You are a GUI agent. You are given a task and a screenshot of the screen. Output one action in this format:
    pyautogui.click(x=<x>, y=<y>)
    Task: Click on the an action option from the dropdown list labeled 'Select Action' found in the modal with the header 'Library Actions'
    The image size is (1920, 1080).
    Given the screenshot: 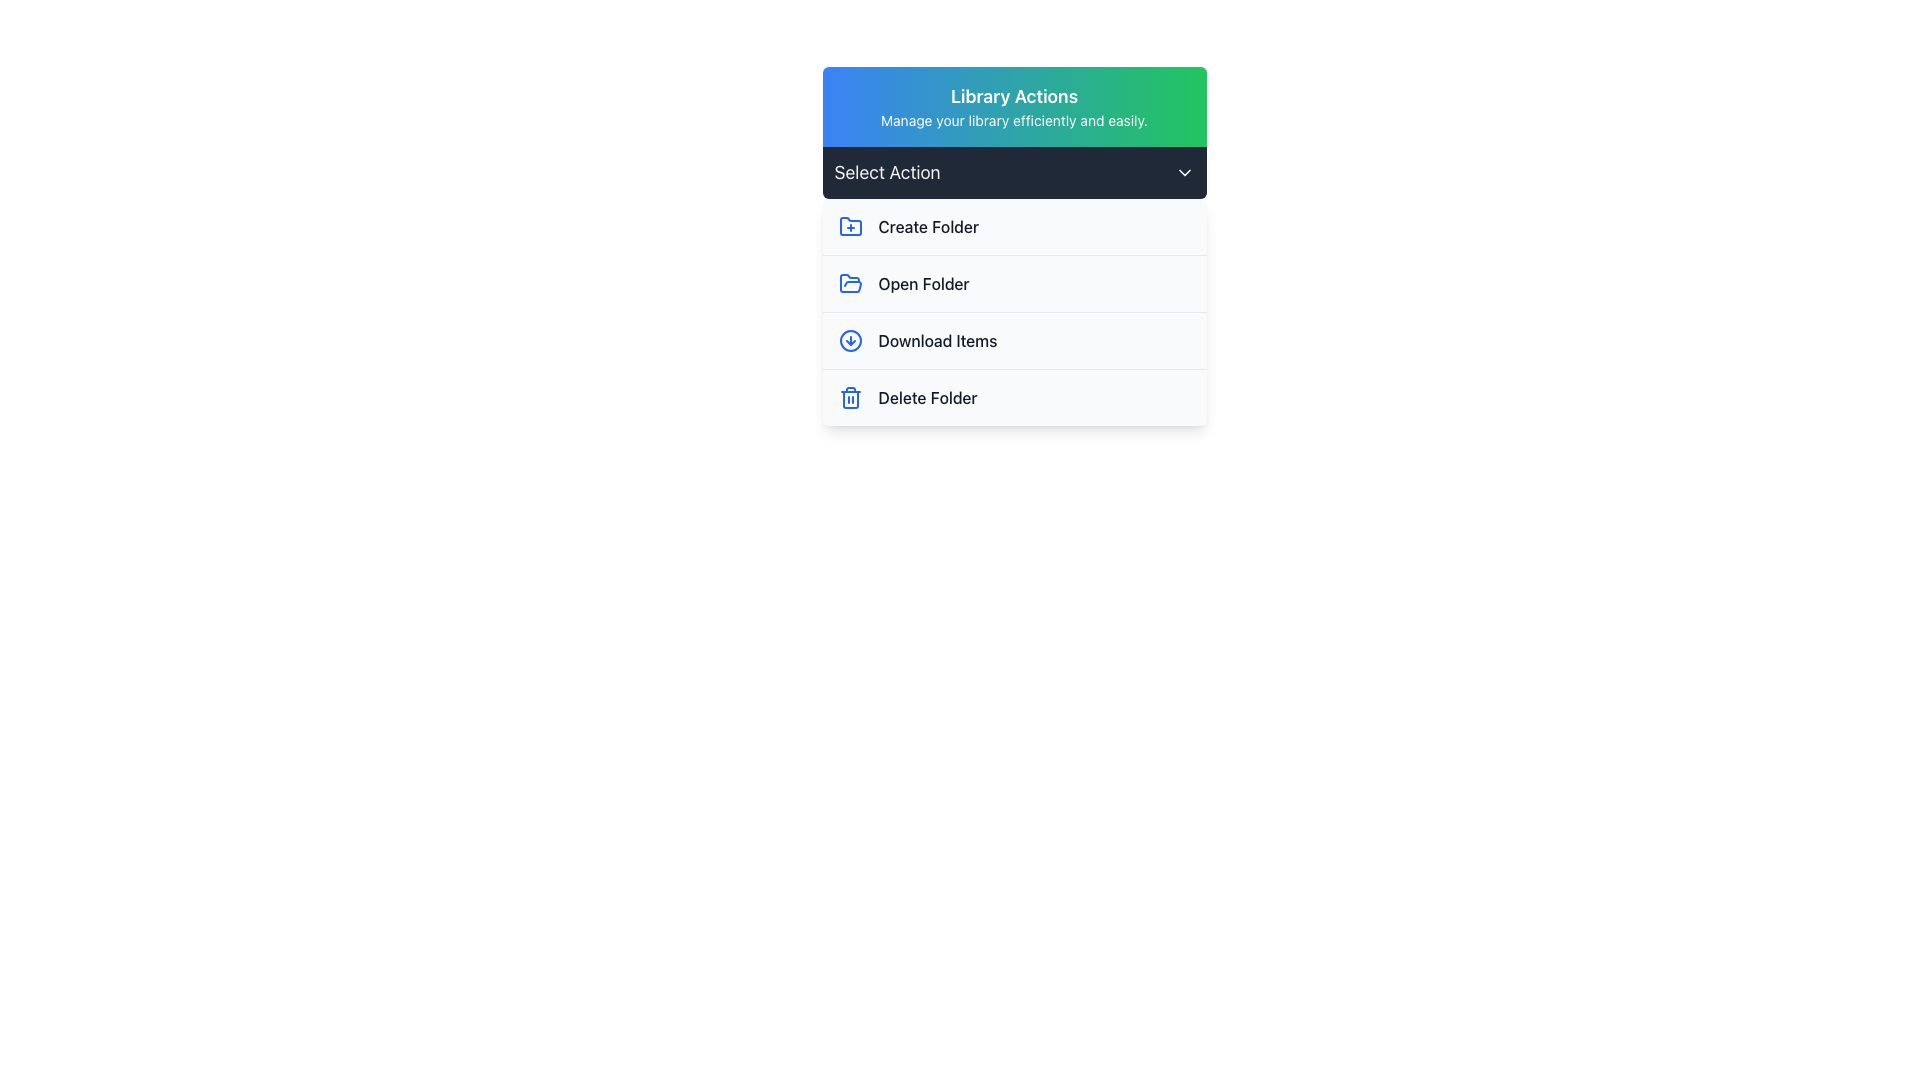 What is the action you would take?
    pyautogui.click(x=1014, y=245)
    